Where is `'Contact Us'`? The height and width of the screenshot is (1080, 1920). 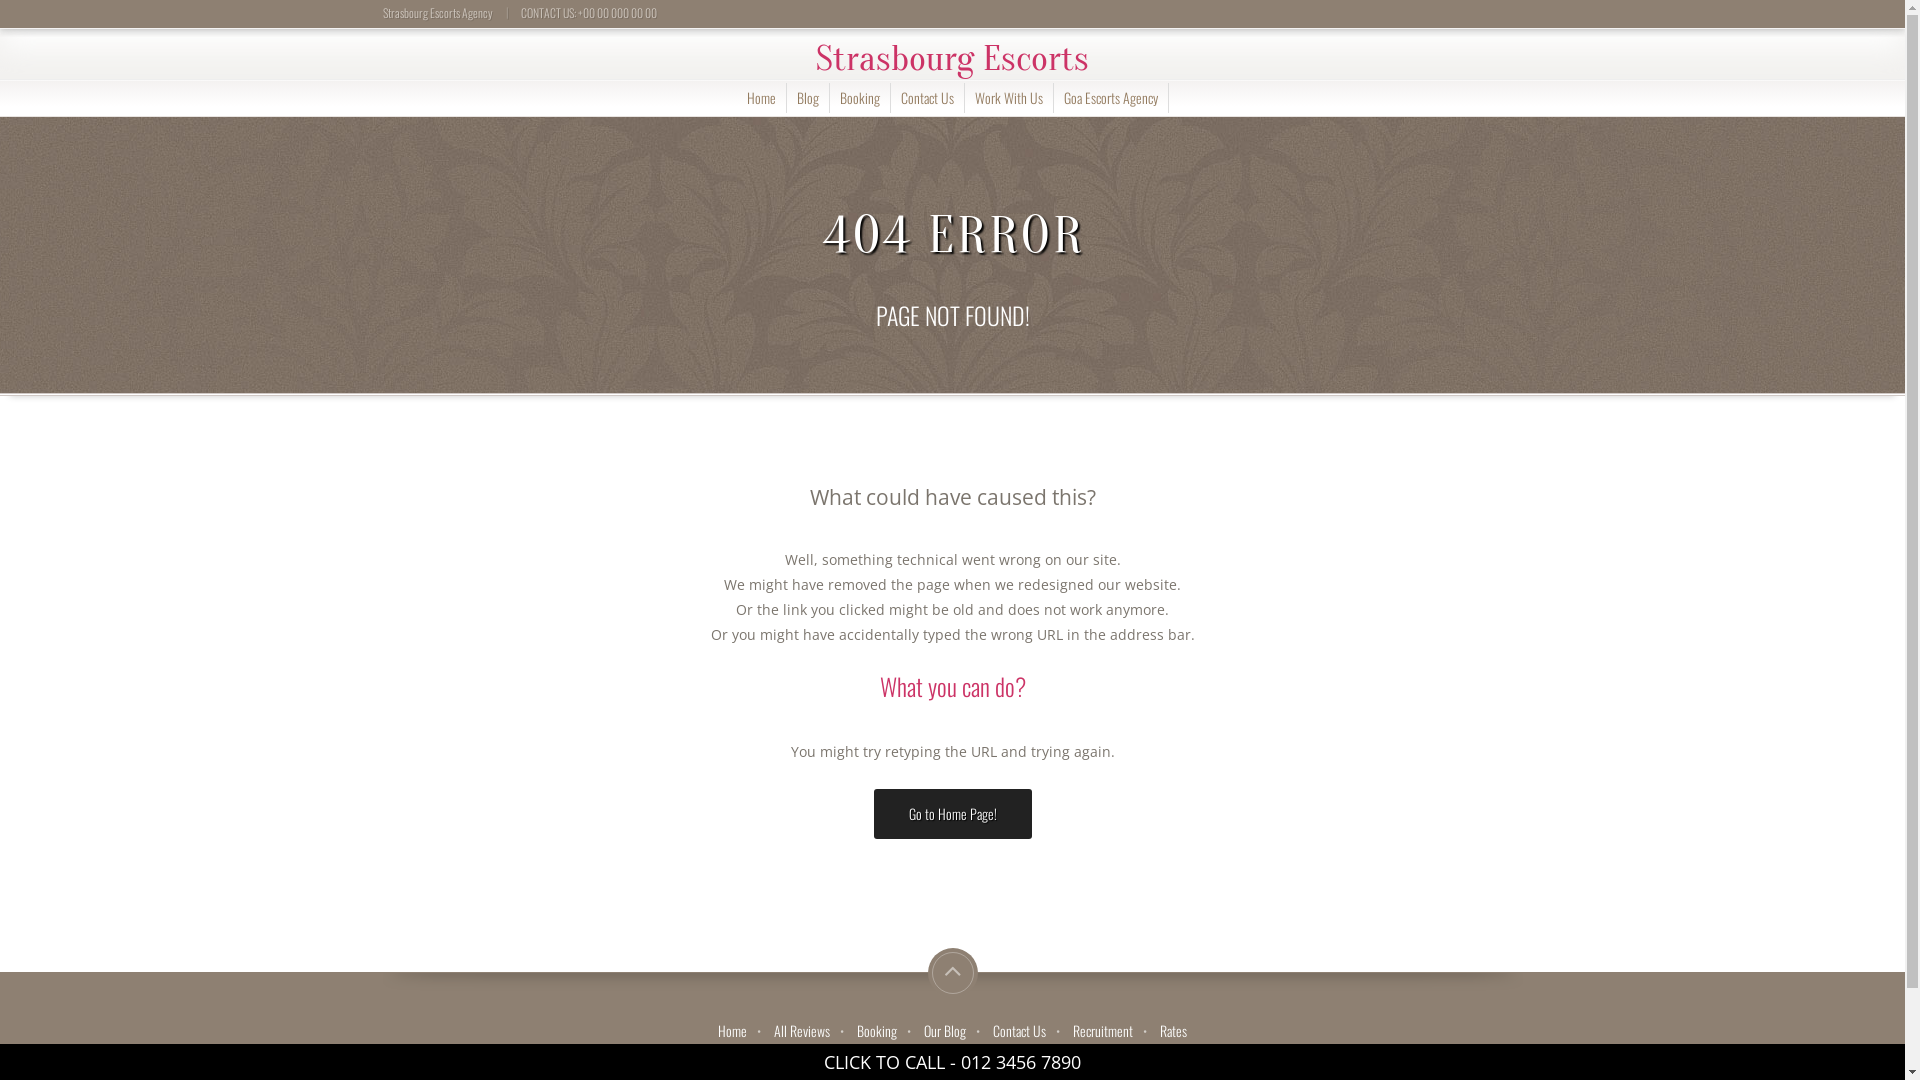 'Contact Us' is located at coordinates (888, 97).